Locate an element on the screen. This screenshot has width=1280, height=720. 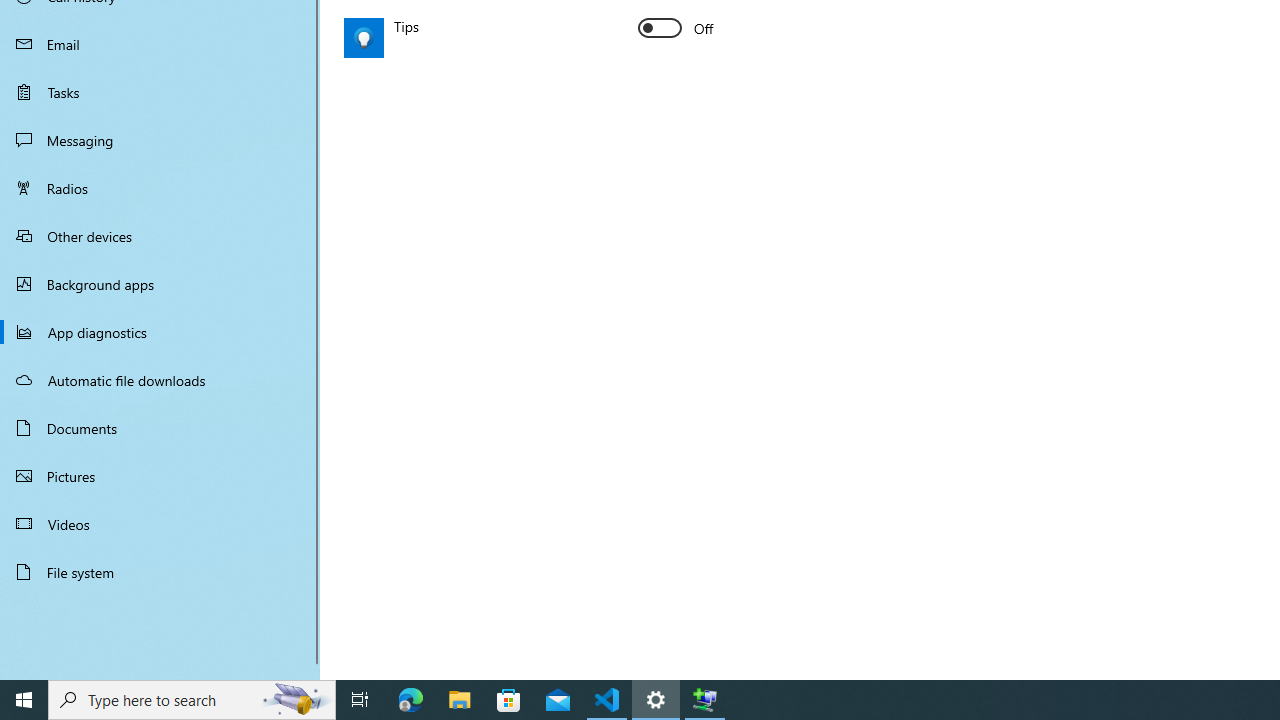
'File Explorer' is located at coordinates (459, 698).